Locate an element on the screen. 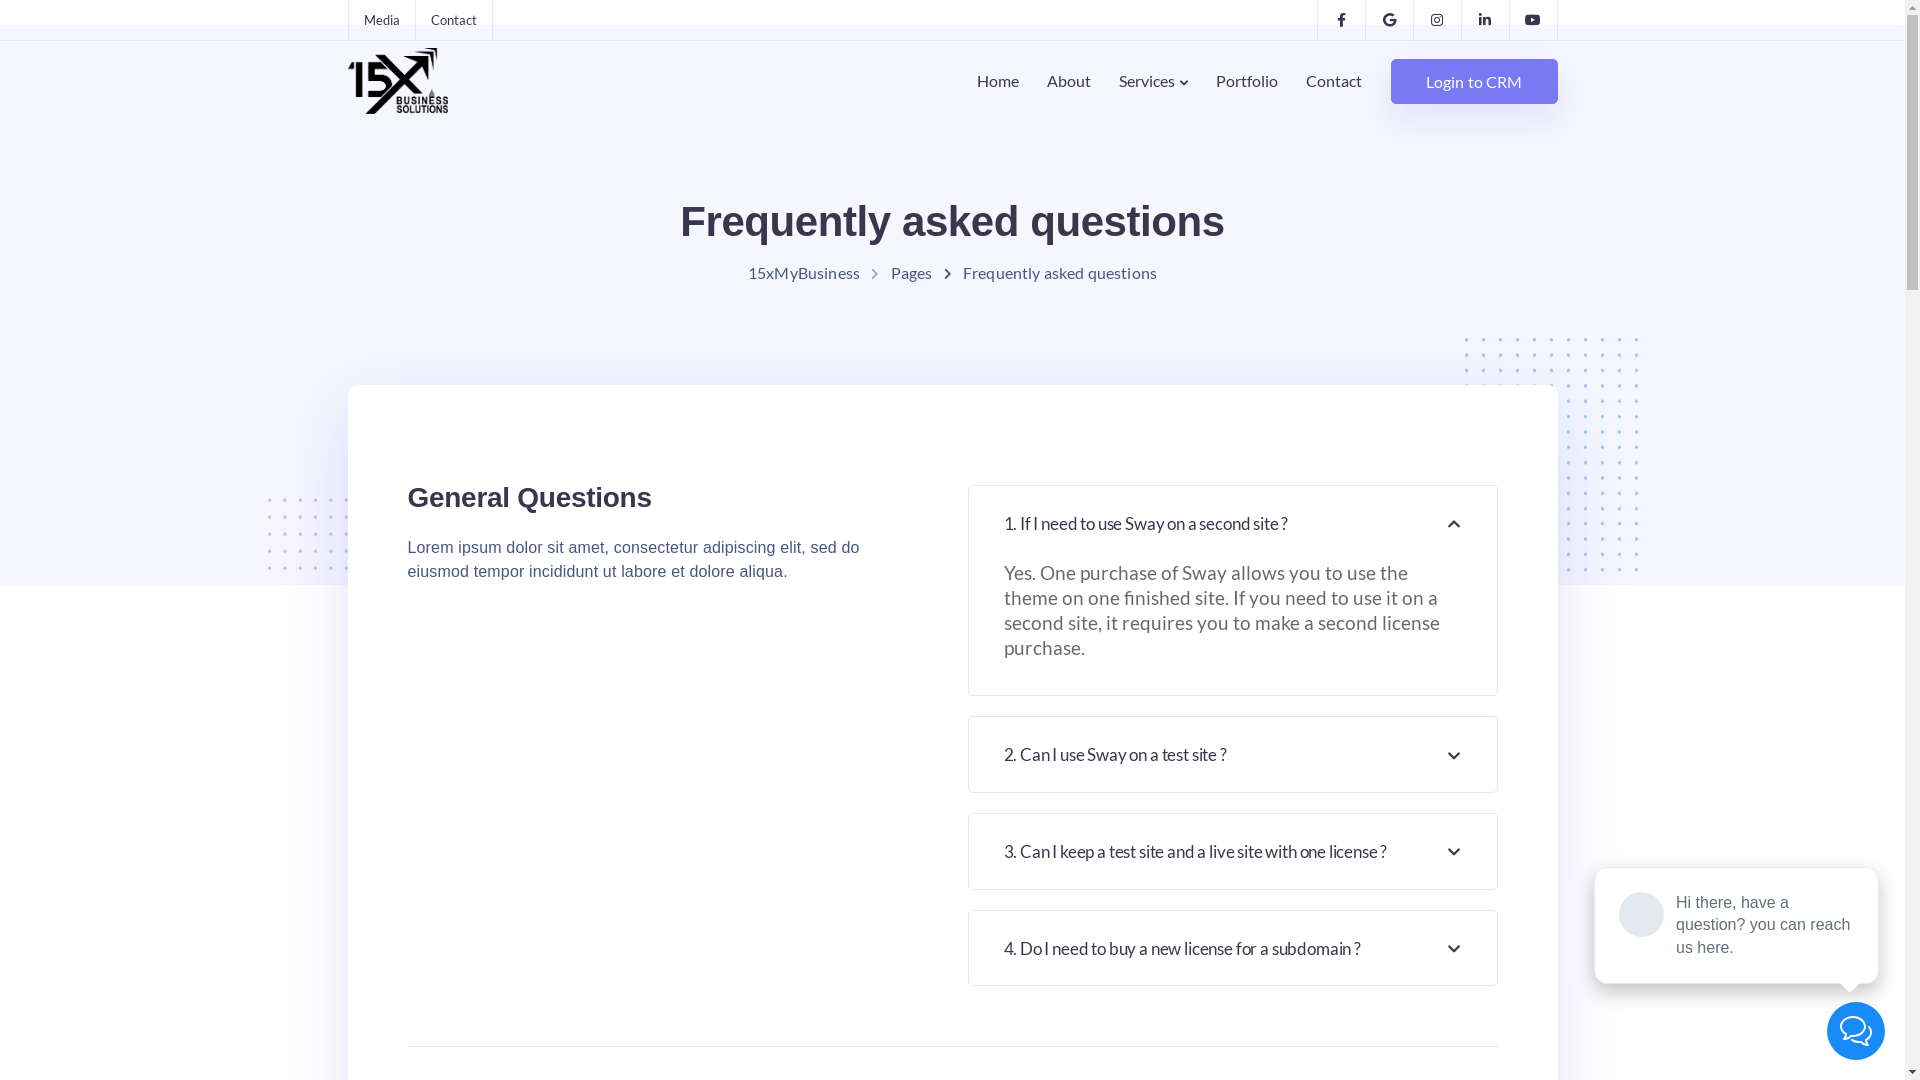 The image size is (1920, 1080). 'Privacy Policy' is located at coordinates (845, 878).